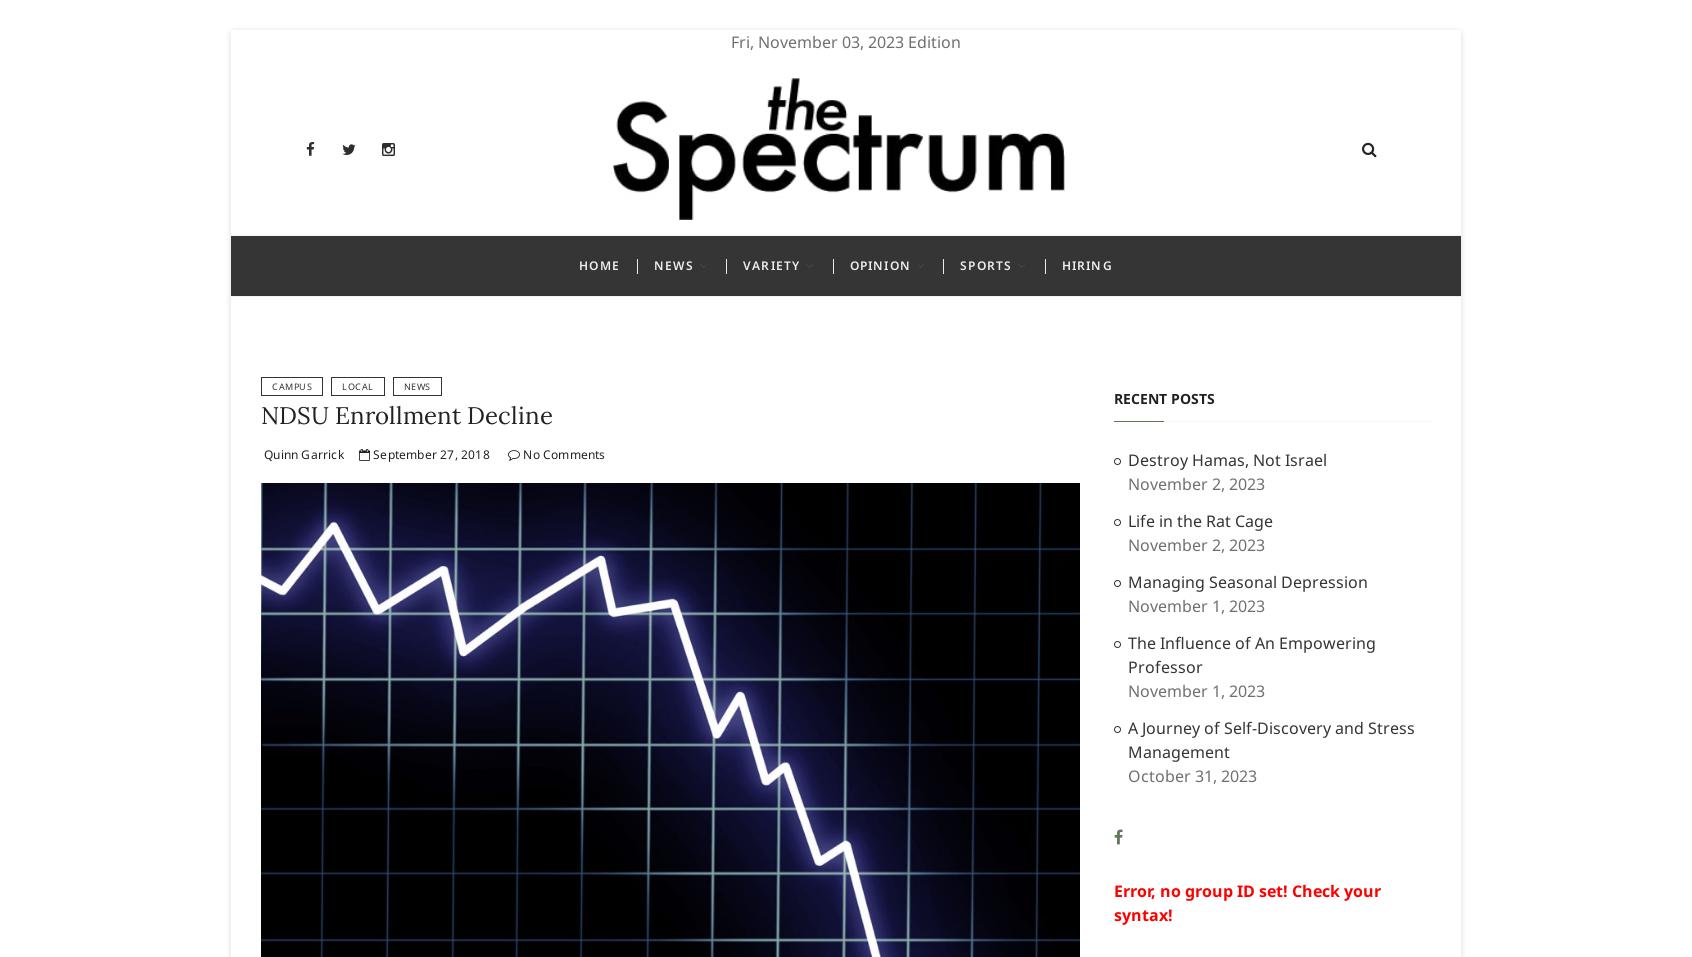 The height and width of the screenshot is (957, 1692). I want to click on 'Track & Field', so click(1005, 628).